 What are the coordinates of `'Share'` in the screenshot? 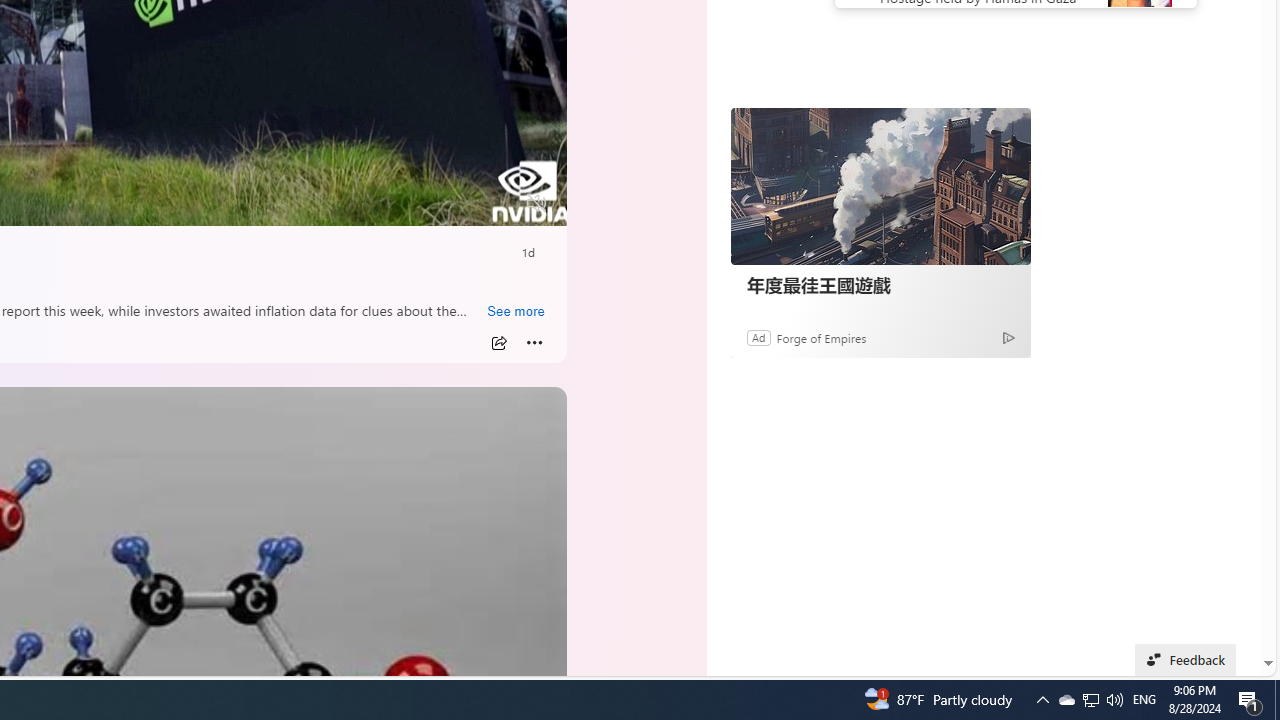 It's located at (498, 342).